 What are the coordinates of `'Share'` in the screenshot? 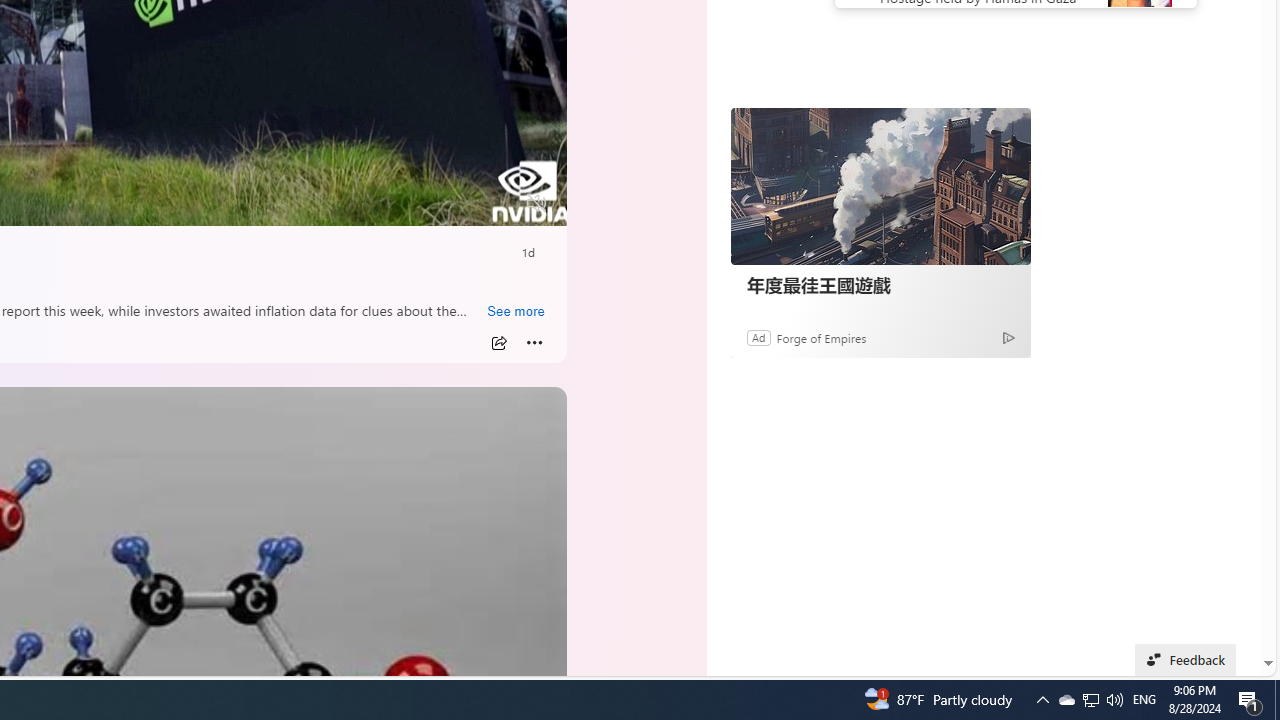 It's located at (498, 342).